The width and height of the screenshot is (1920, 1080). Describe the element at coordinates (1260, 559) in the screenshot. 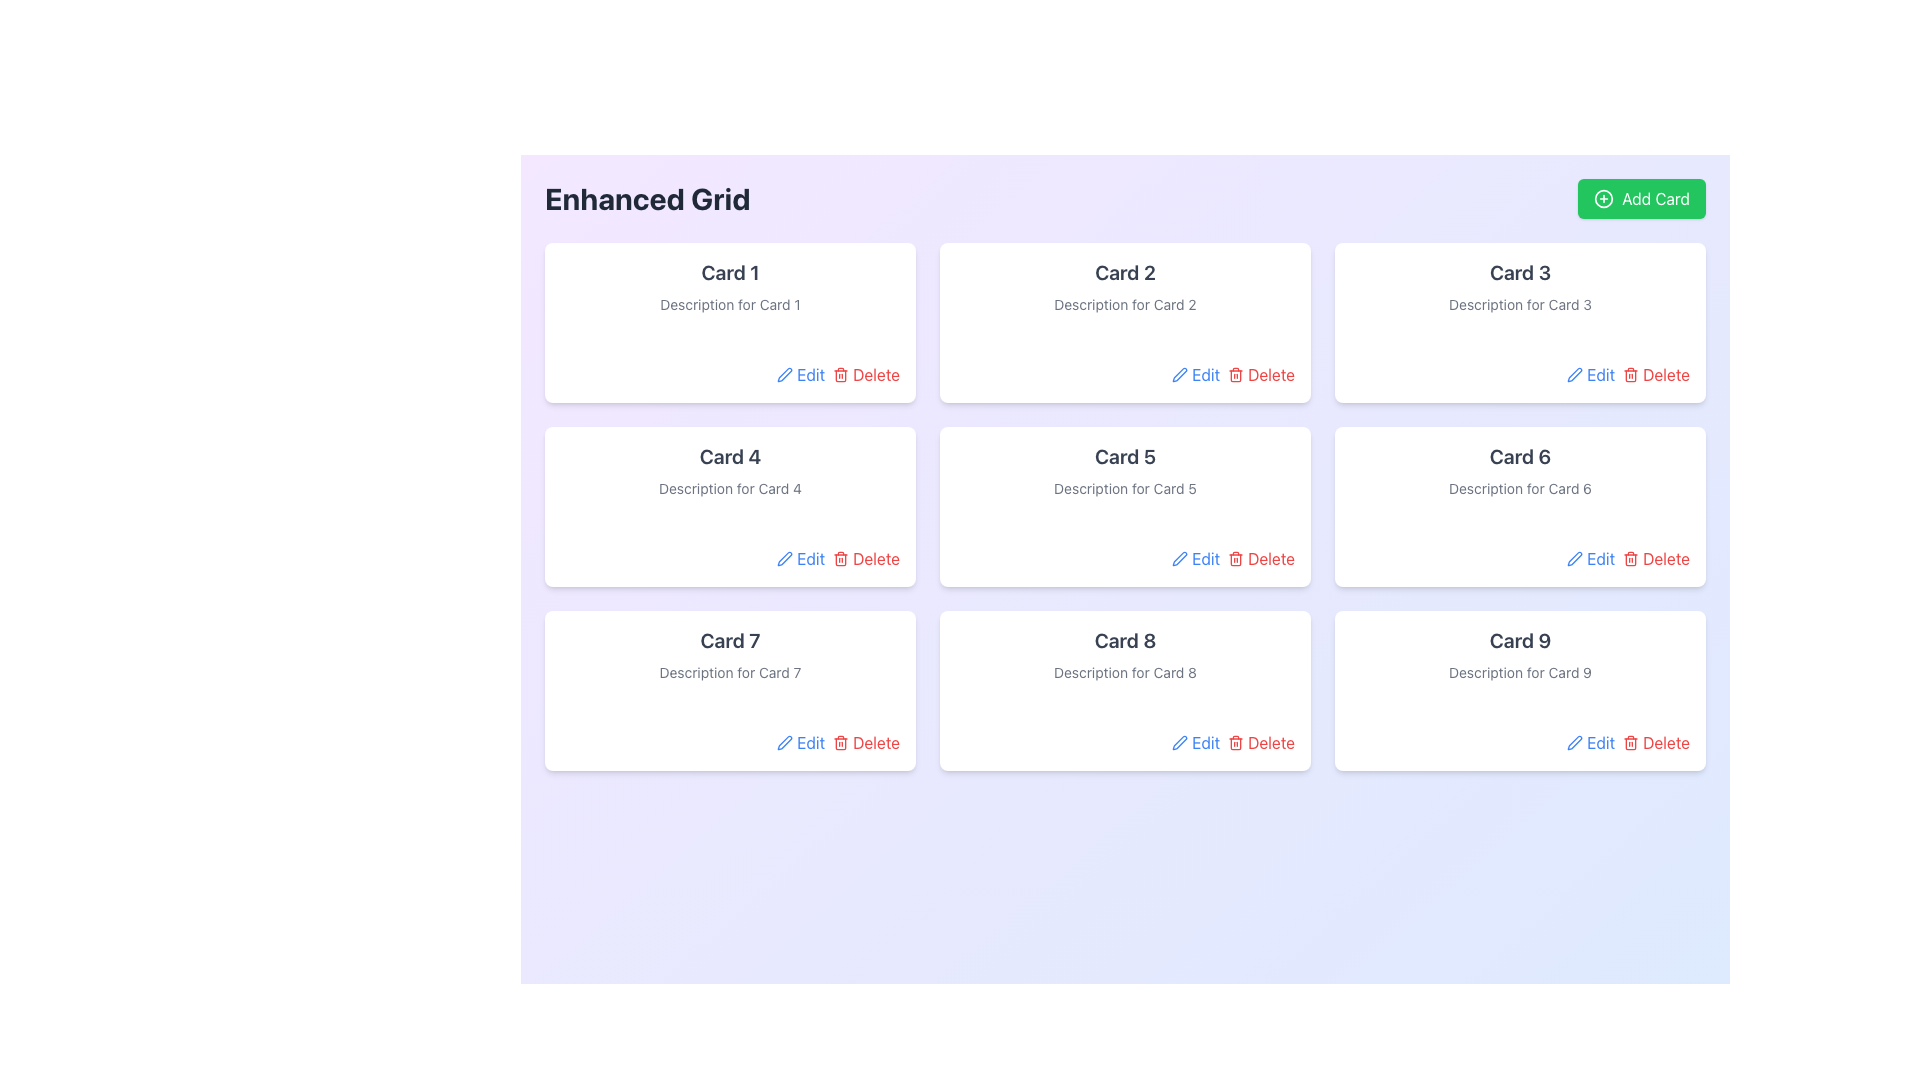

I see `the delete button located in the bottom right corner of 'Card 5'` at that location.